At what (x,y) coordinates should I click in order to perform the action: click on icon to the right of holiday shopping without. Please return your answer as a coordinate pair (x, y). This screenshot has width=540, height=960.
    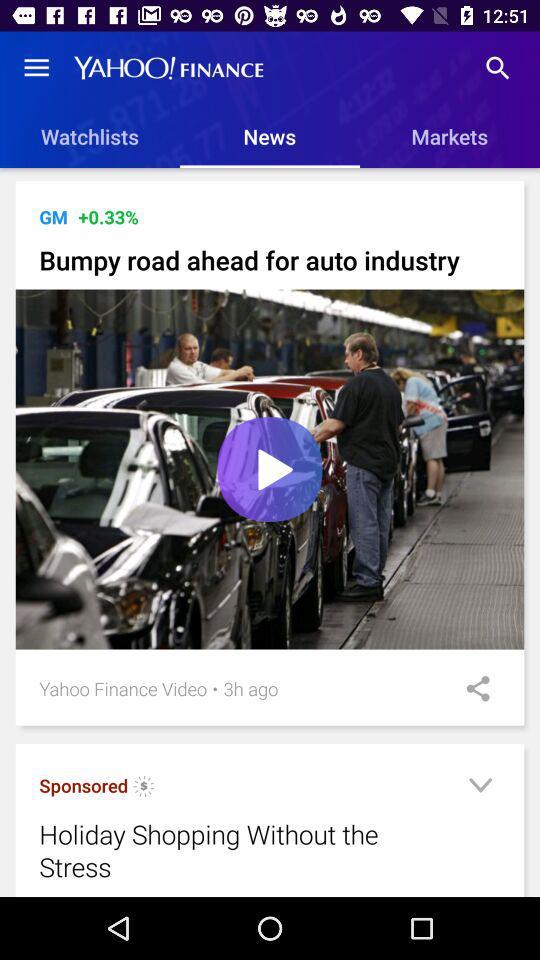
    Looking at the image, I should click on (479, 788).